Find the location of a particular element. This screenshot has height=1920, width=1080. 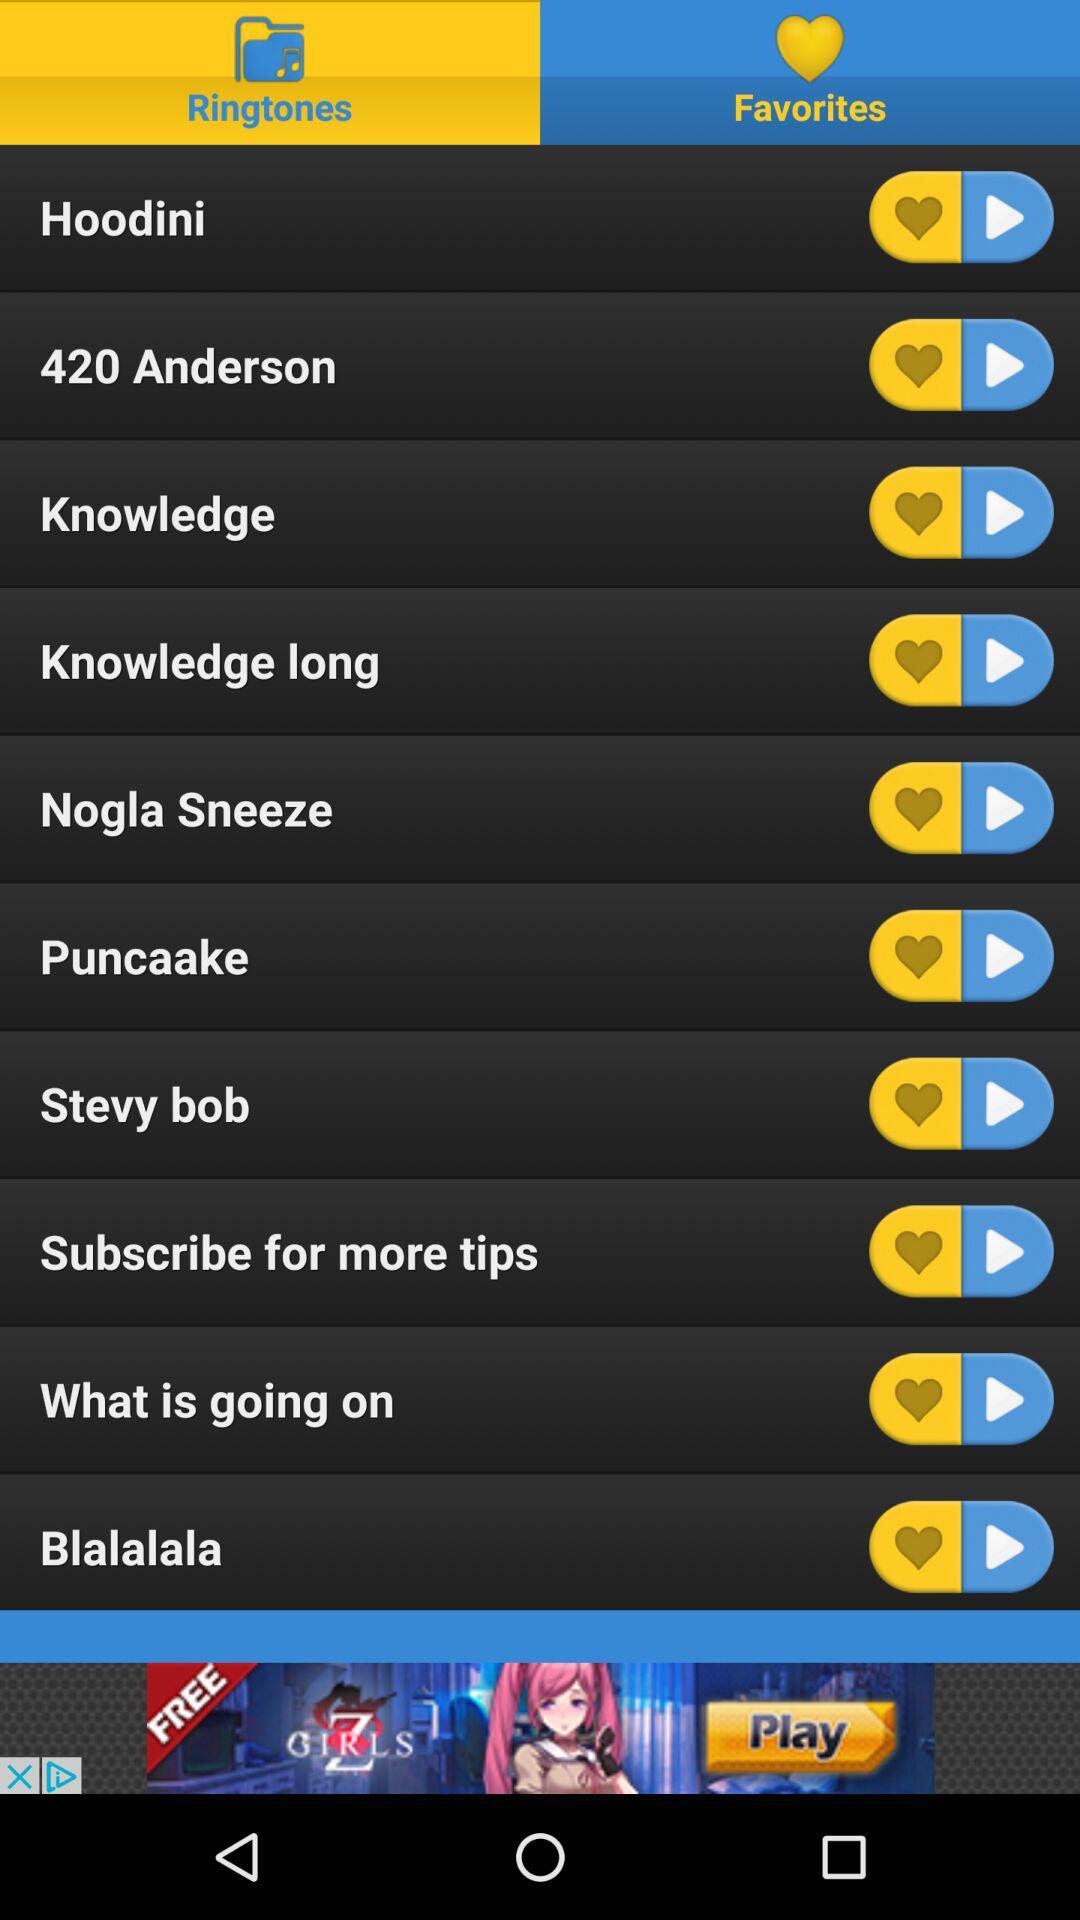

the ringtone to your favorites is located at coordinates (915, 808).